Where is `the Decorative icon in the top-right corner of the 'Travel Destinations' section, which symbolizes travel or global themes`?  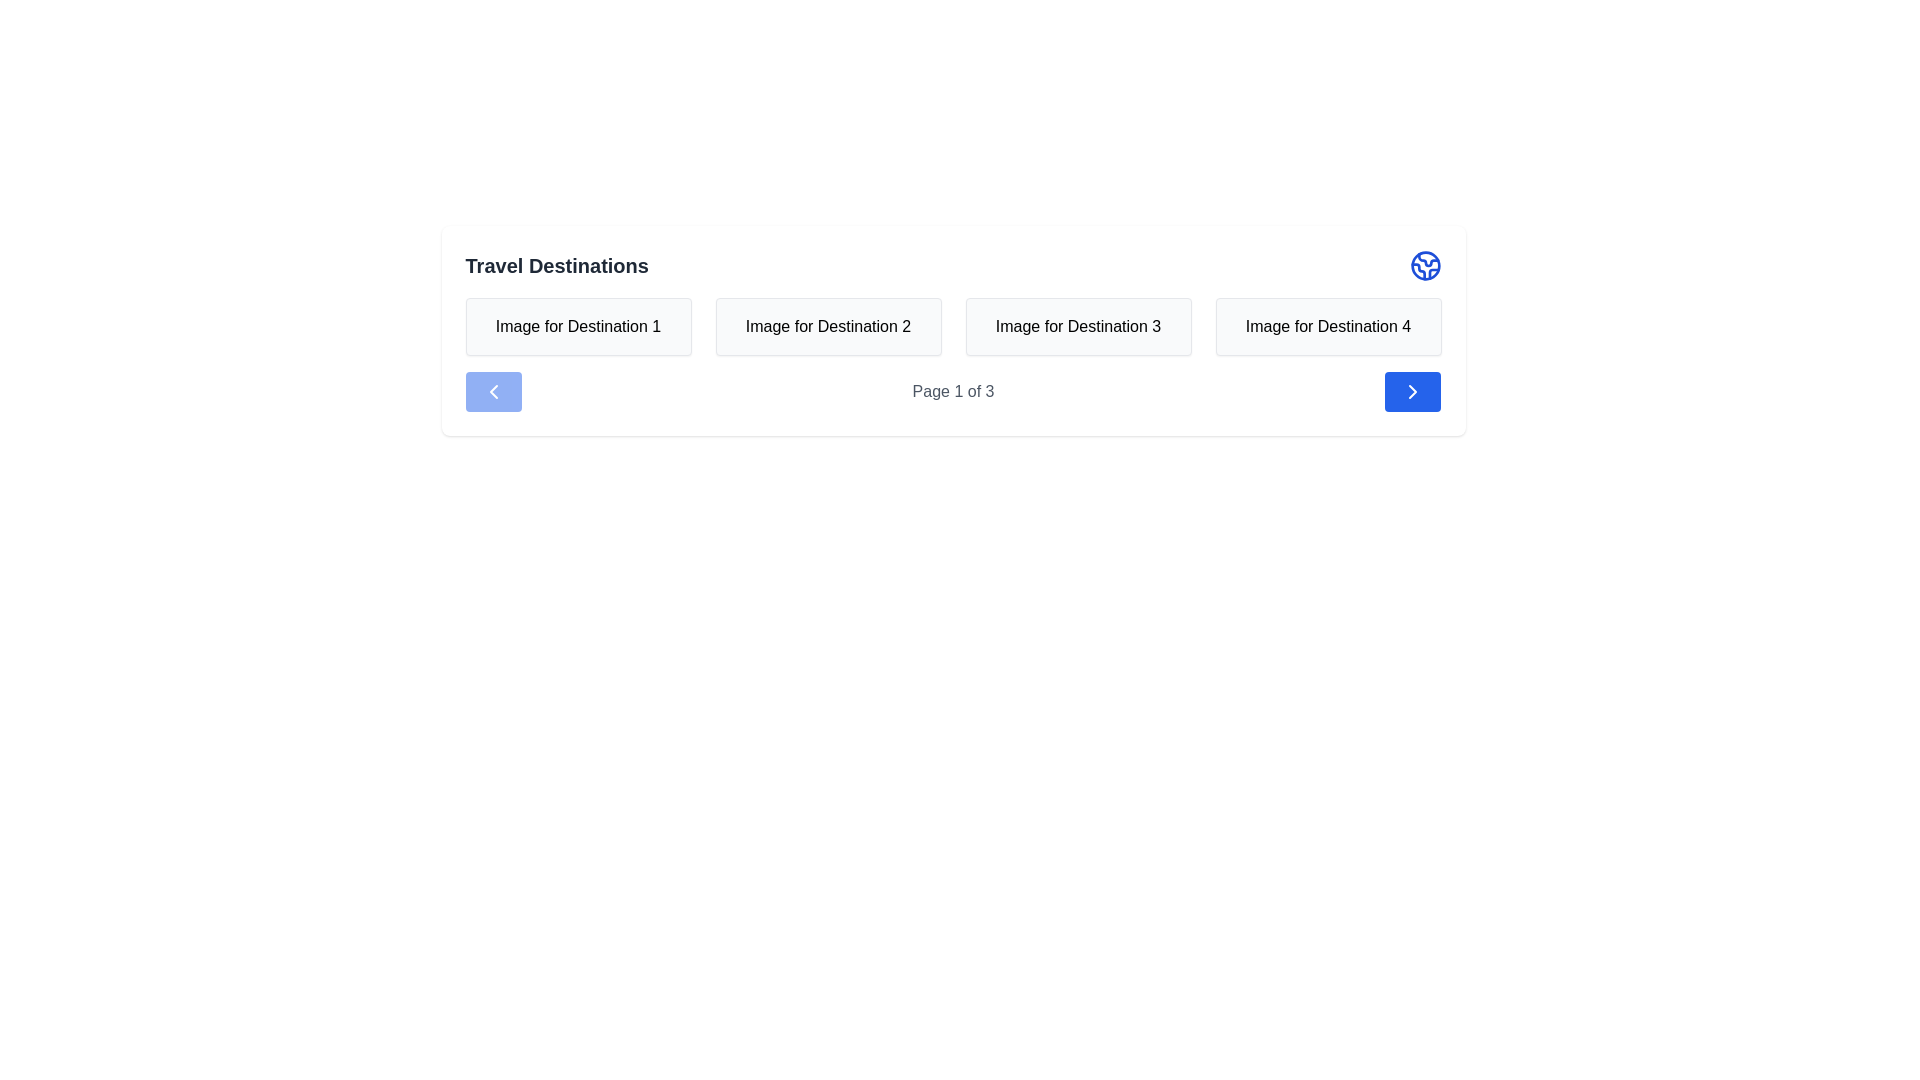
the Decorative icon in the top-right corner of the 'Travel Destinations' section, which symbolizes travel or global themes is located at coordinates (1424, 265).